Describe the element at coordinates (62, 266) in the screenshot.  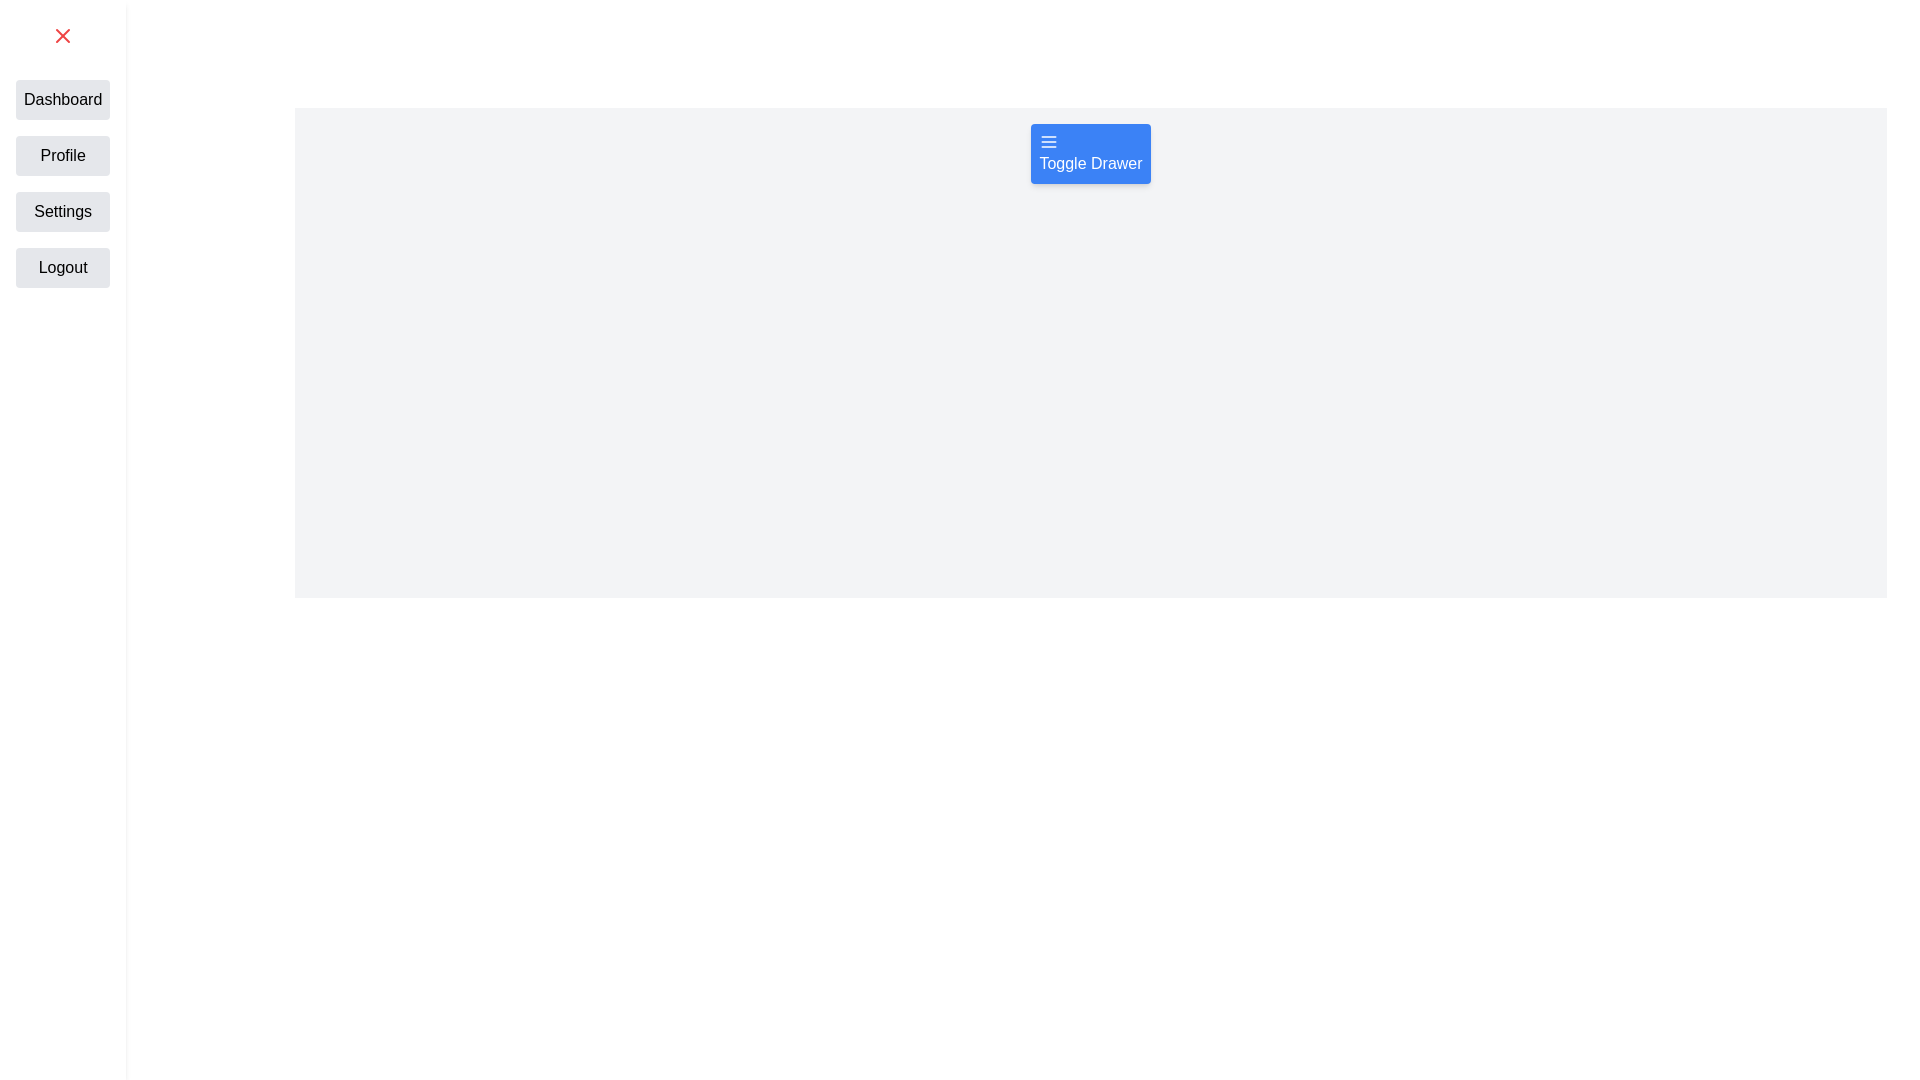
I see `the navigation item Logout from the drawer menu` at that location.